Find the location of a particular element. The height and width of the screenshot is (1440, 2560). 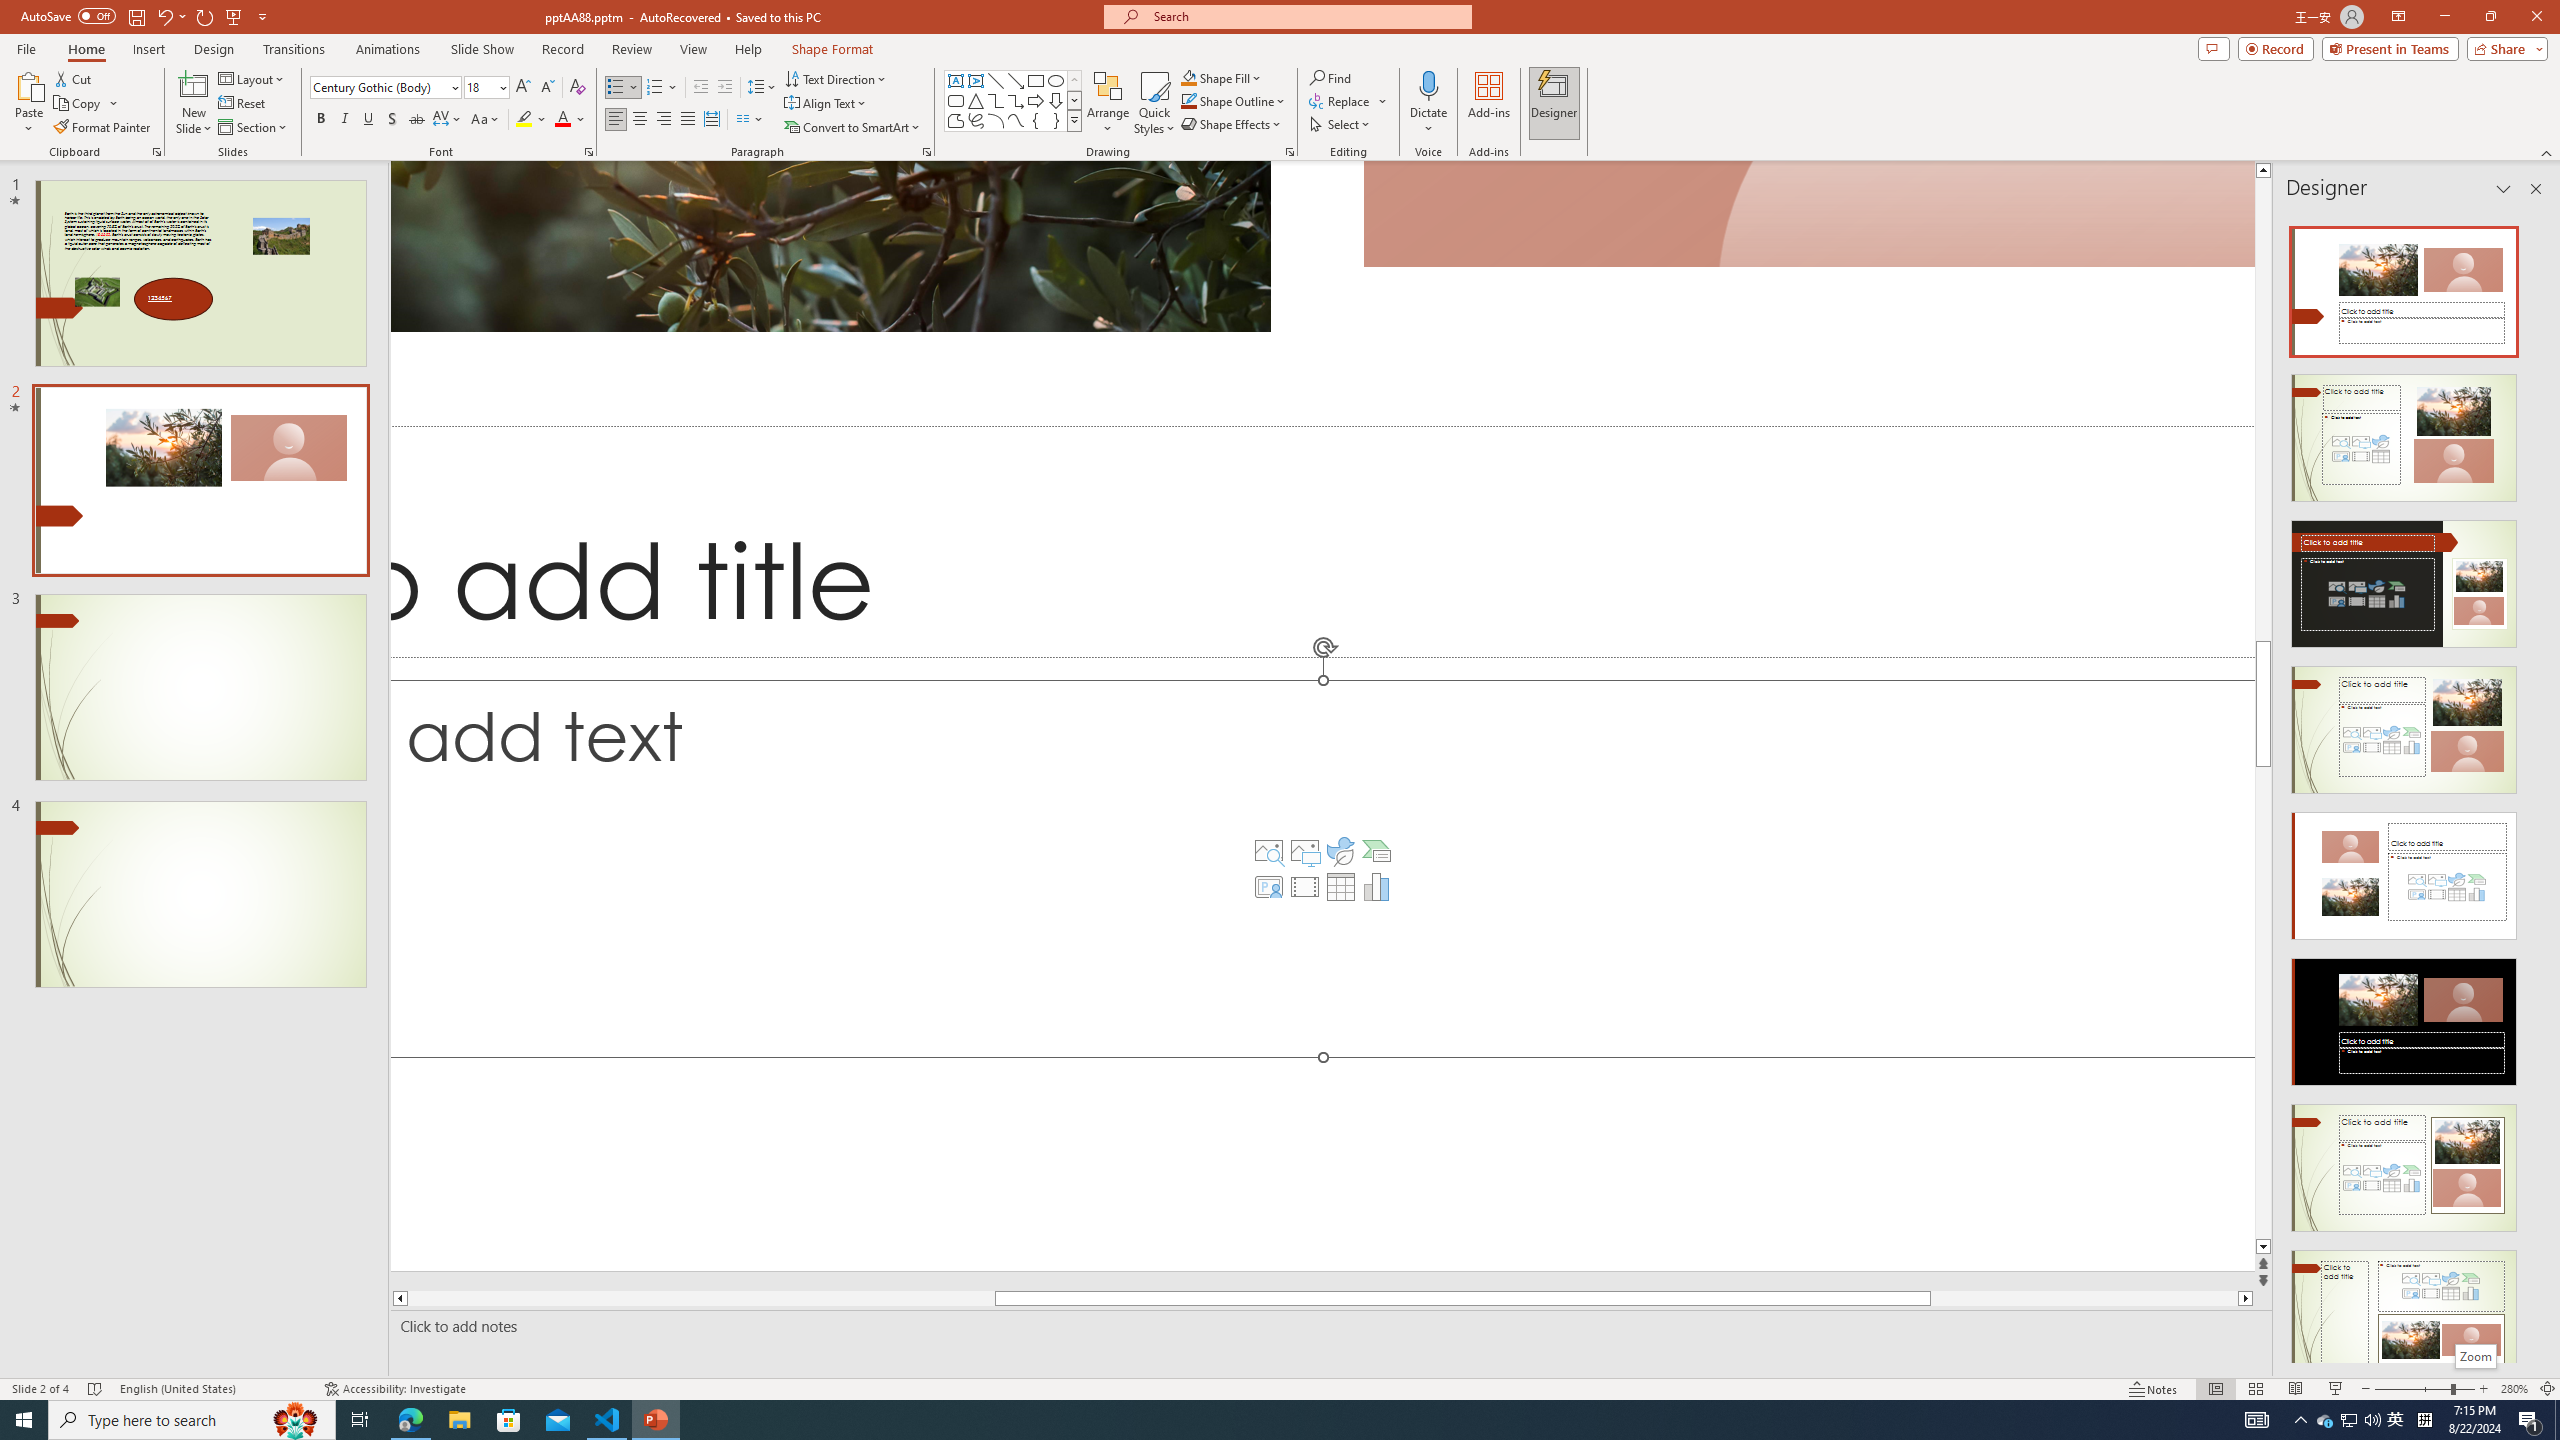

'Font...' is located at coordinates (587, 150).